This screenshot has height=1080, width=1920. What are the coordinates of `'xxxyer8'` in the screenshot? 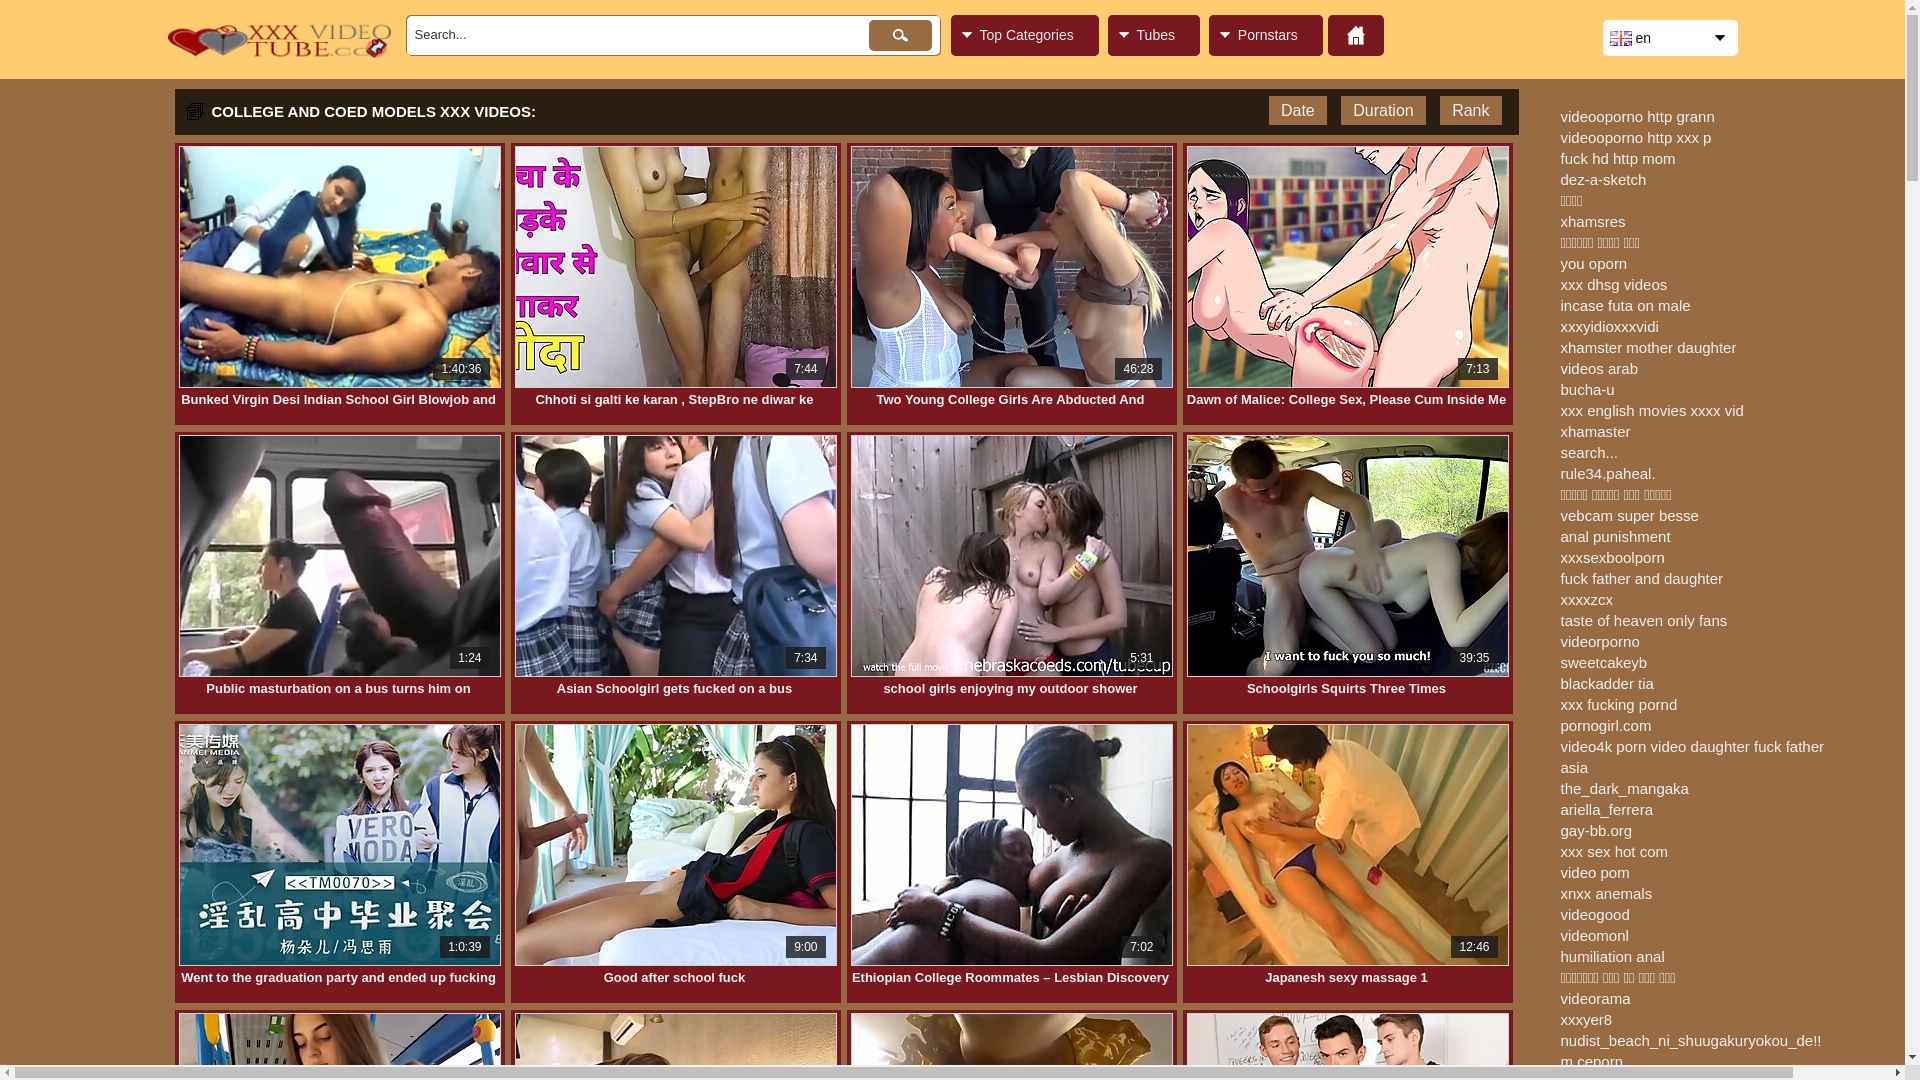 It's located at (1584, 1019).